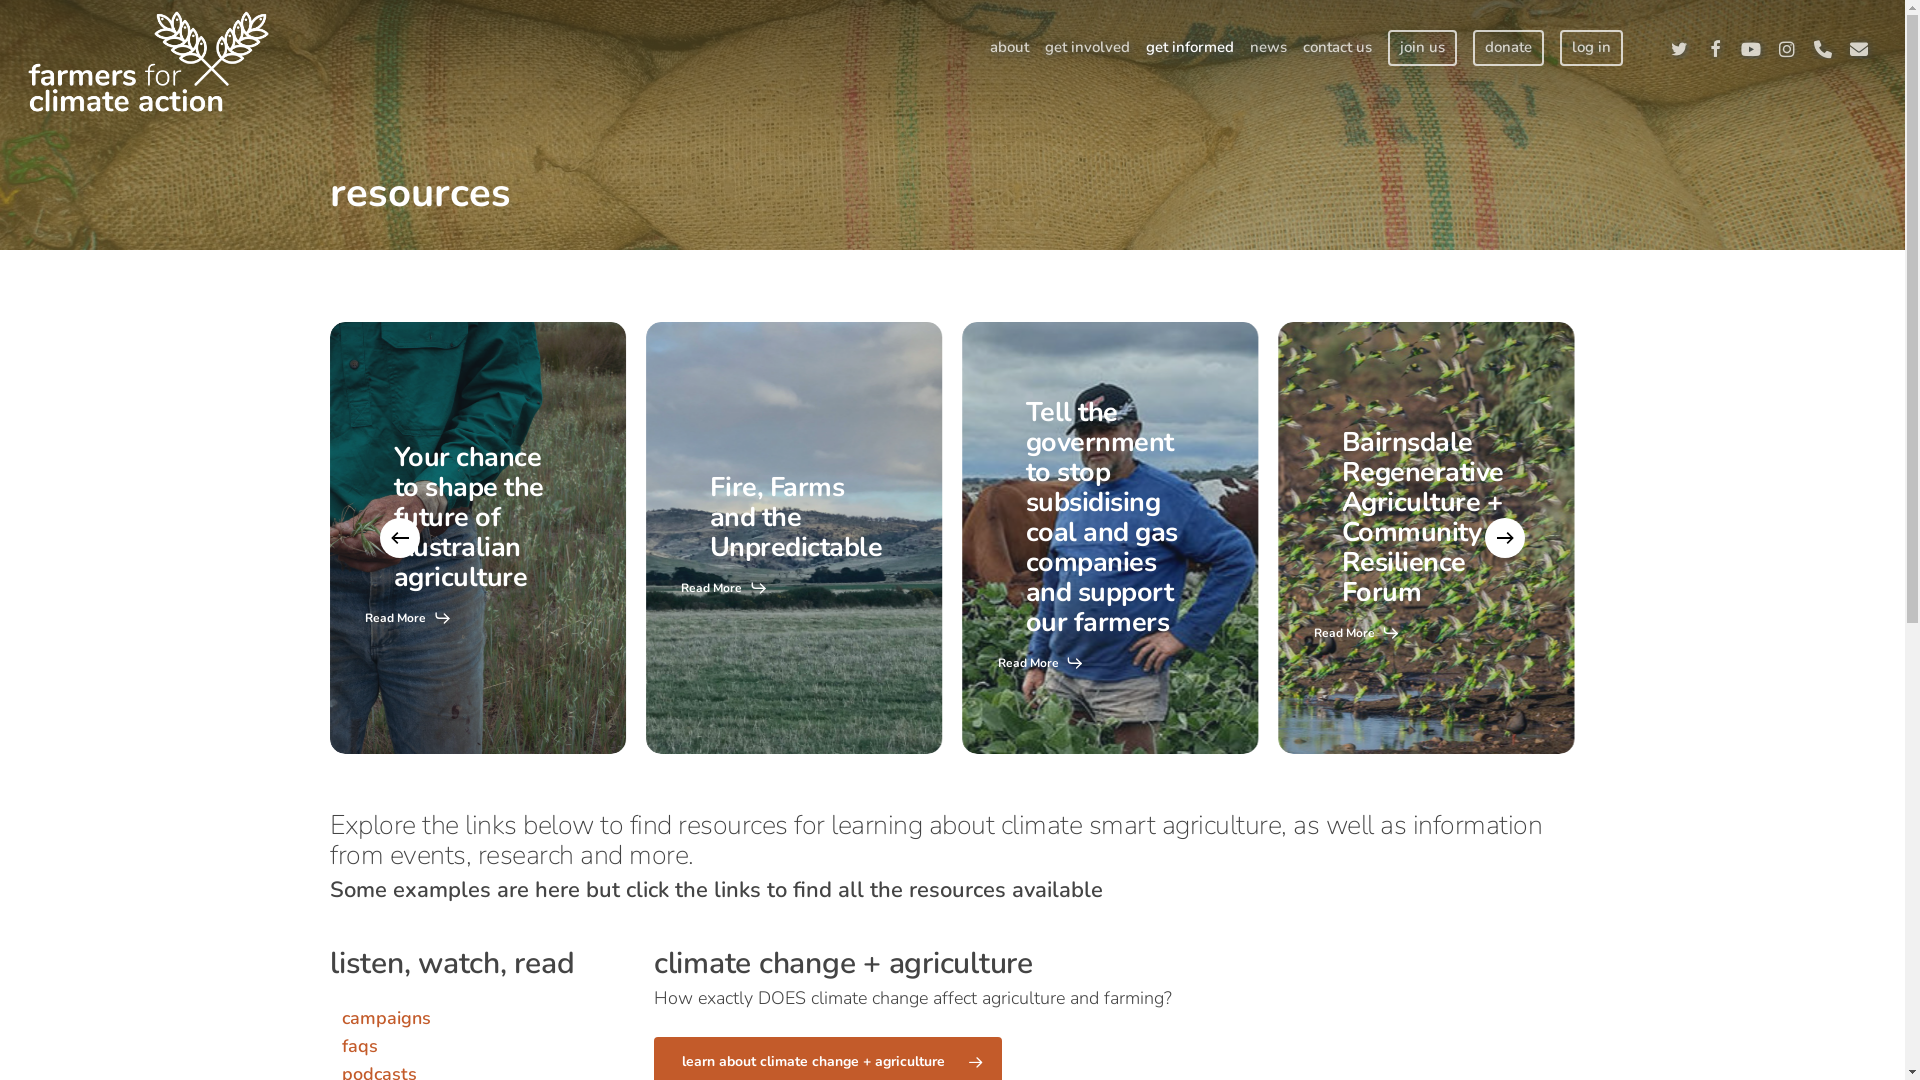 Image resolution: width=1920 pixels, height=1080 pixels. I want to click on 'Your chance to shape the future of Australian agriculture', so click(468, 516).